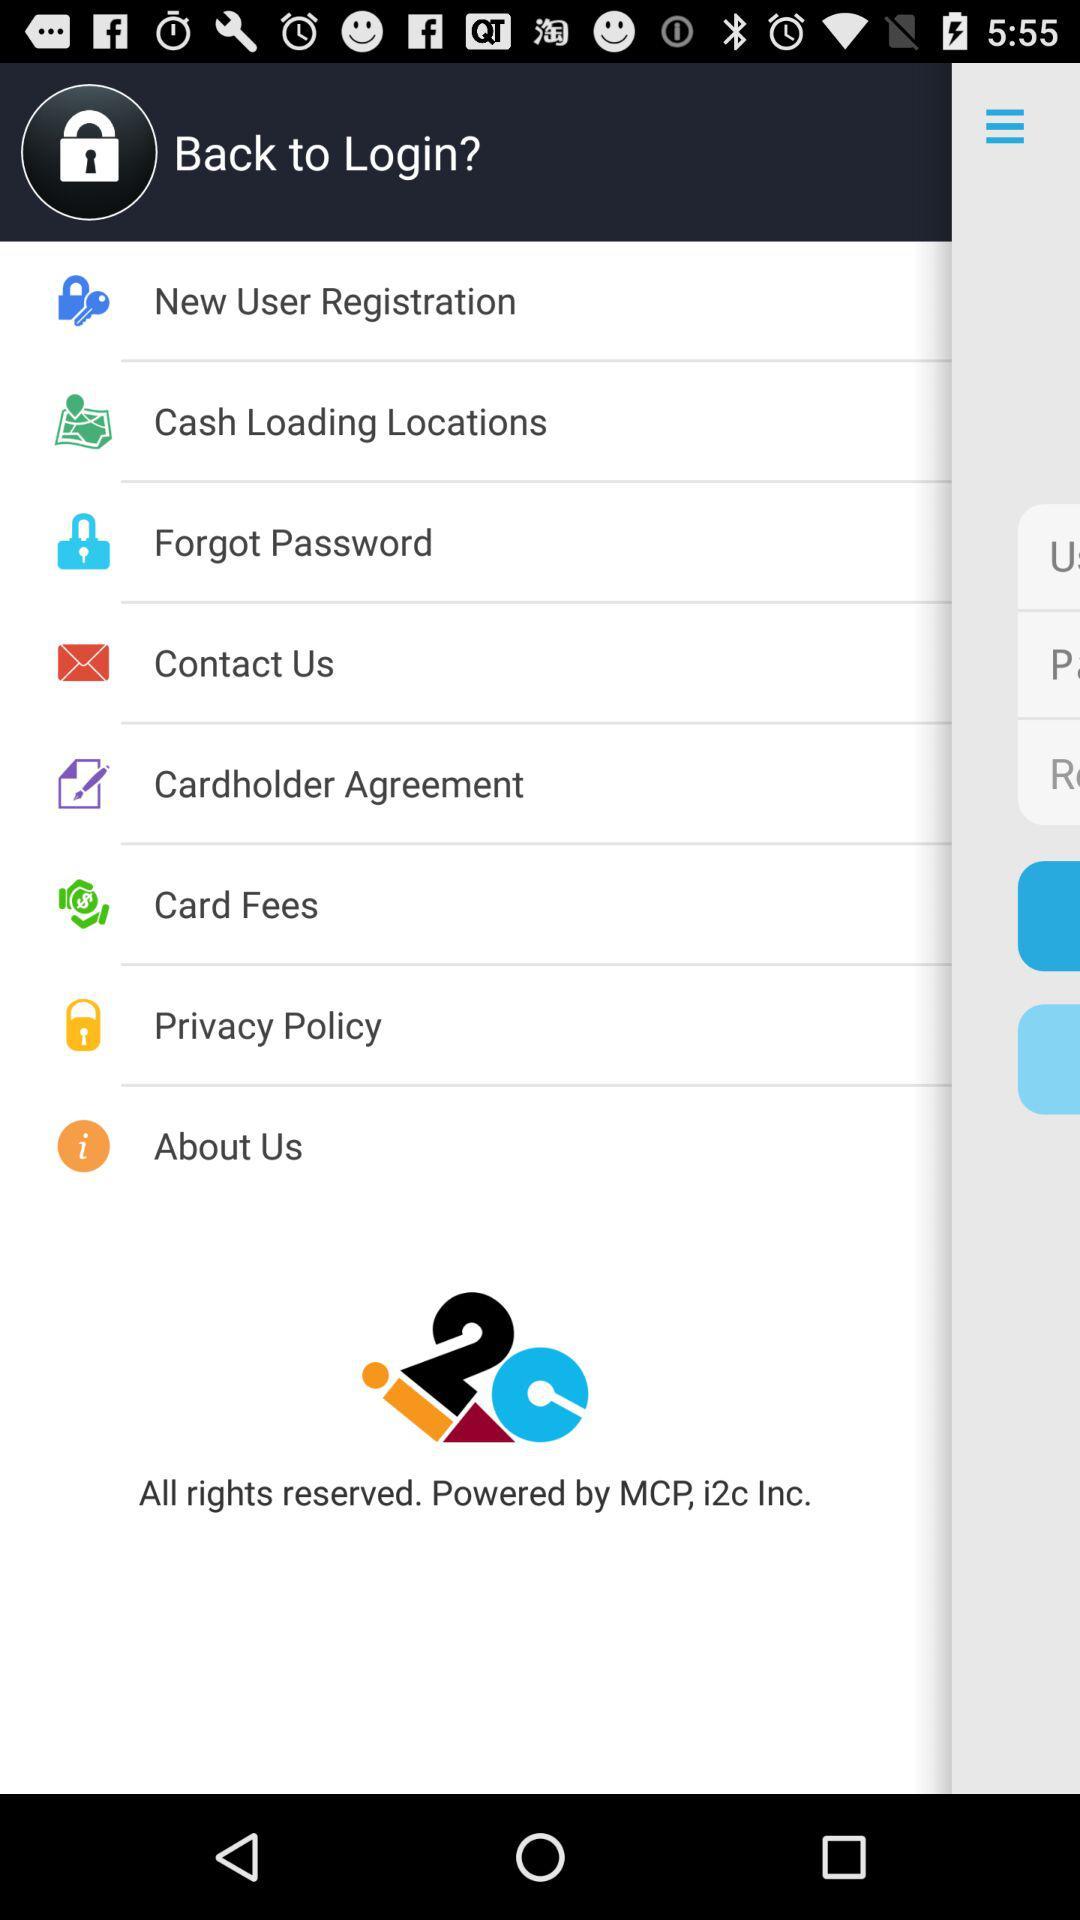 The width and height of the screenshot is (1080, 1920). Describe the element at coordinates (1015, 124) in the screenshot. I see `the icon which consists of three horizontal bars` at that location.